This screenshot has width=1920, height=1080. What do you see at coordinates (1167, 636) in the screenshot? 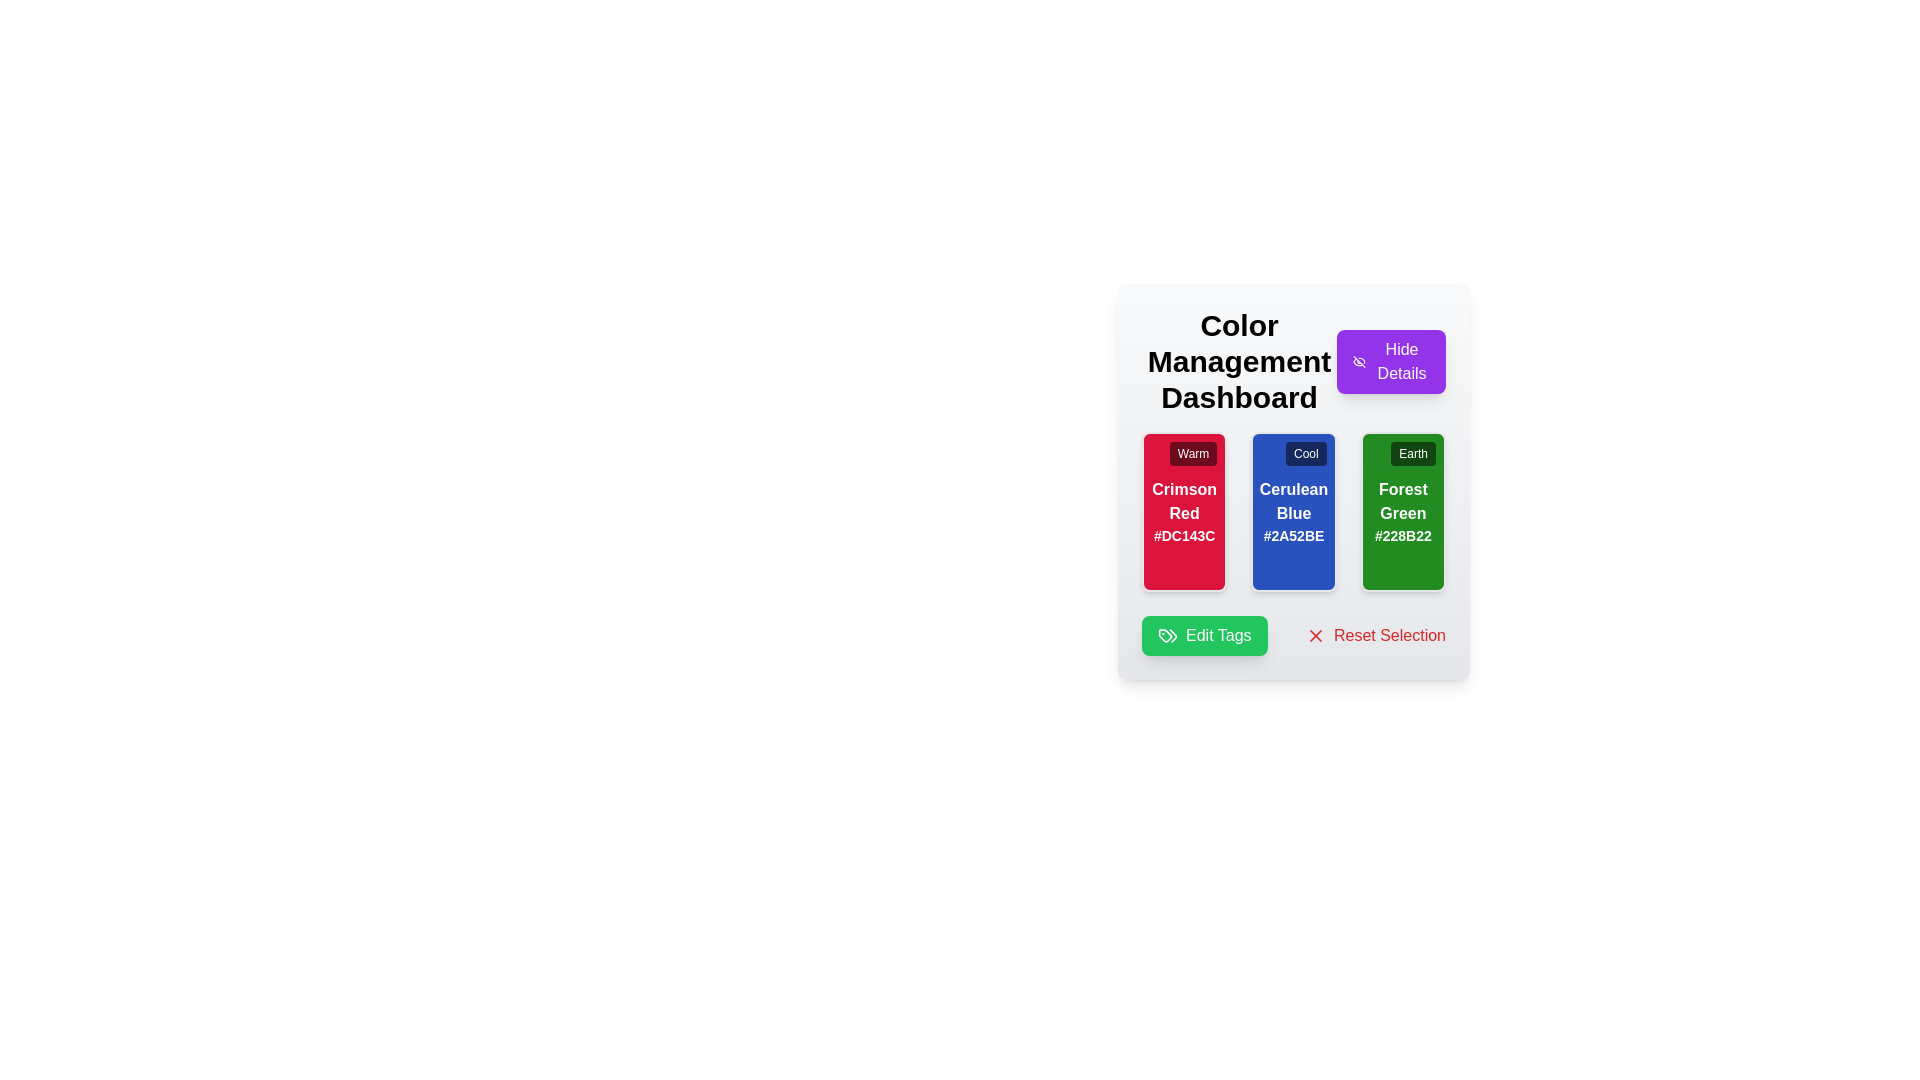
I see `the identifying icon that visually supports the 'Edit Tags' action, located at the left side of the 'Edit Tags' button in the bottom left corner of the control panel` at bounding box center [1167, 636].